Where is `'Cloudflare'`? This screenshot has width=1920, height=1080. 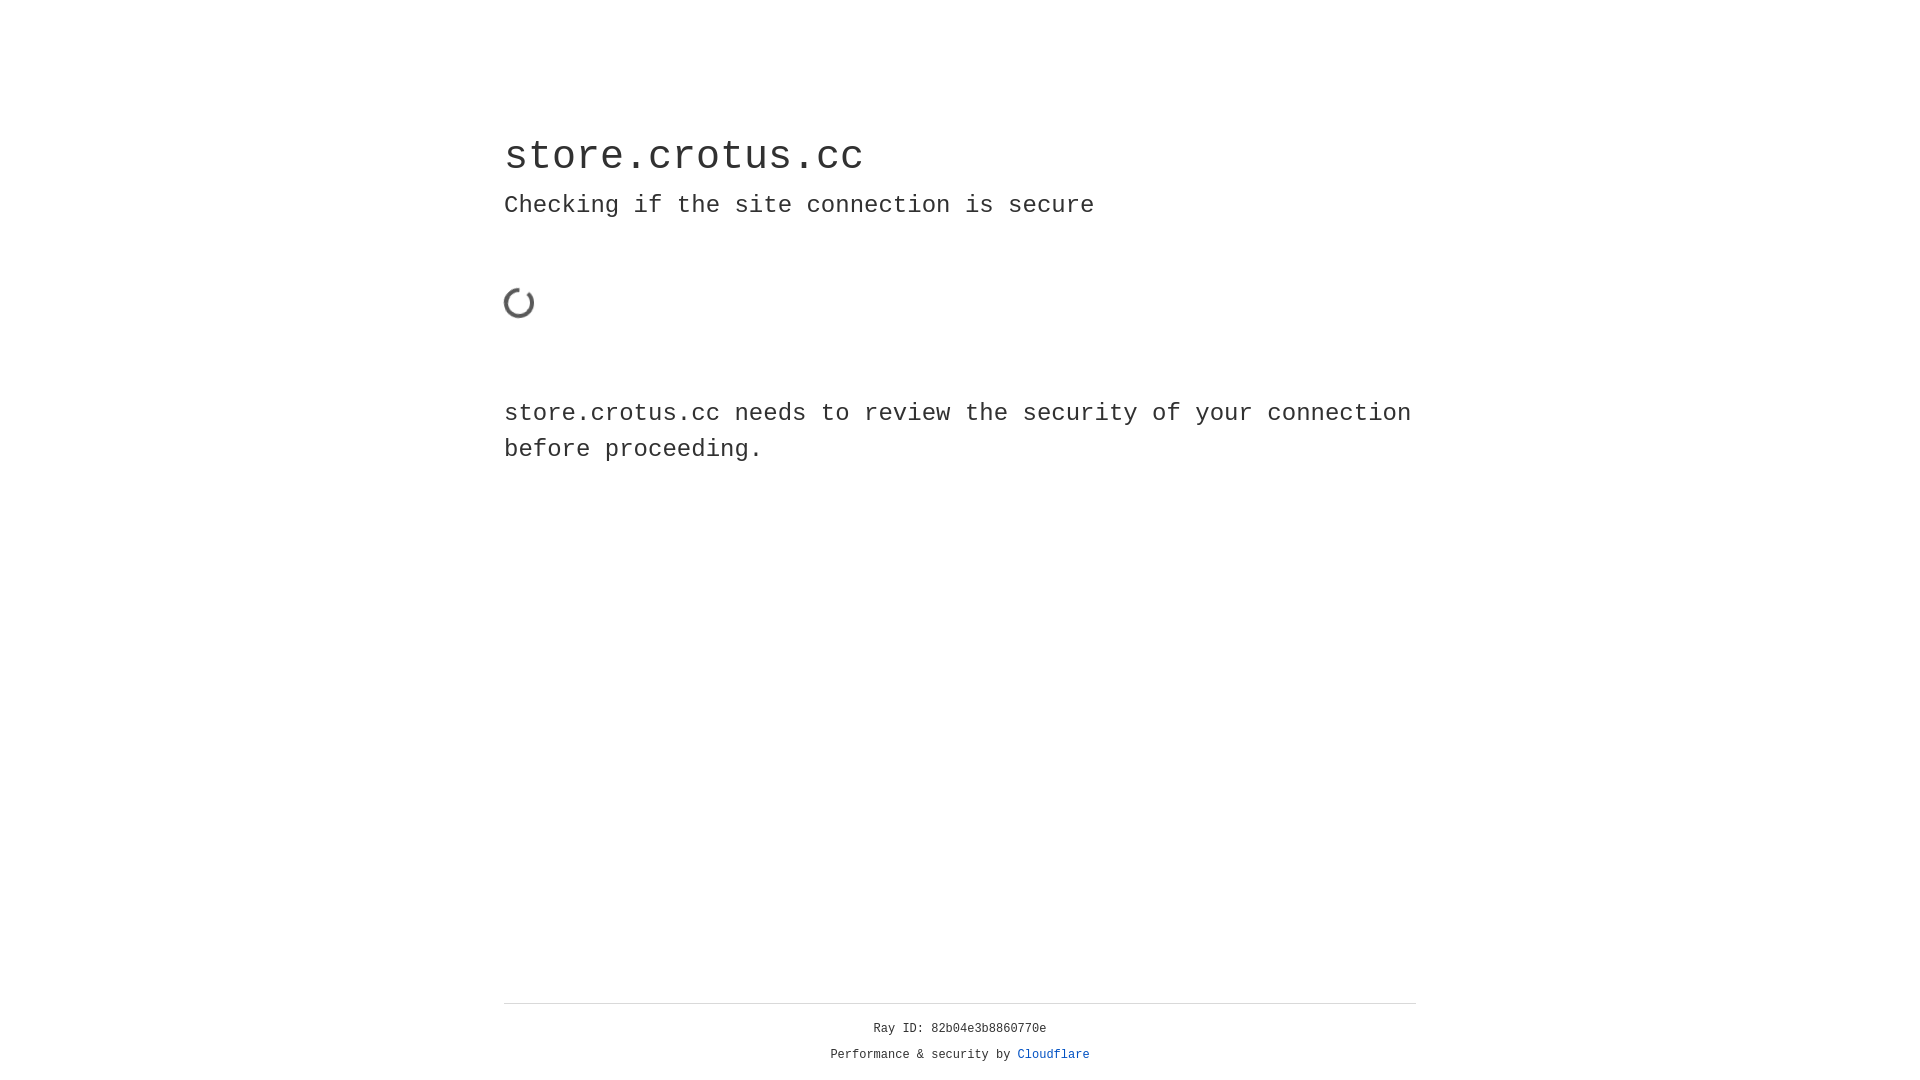 'Cloudflare' is located at coordinates (1053, 1054).